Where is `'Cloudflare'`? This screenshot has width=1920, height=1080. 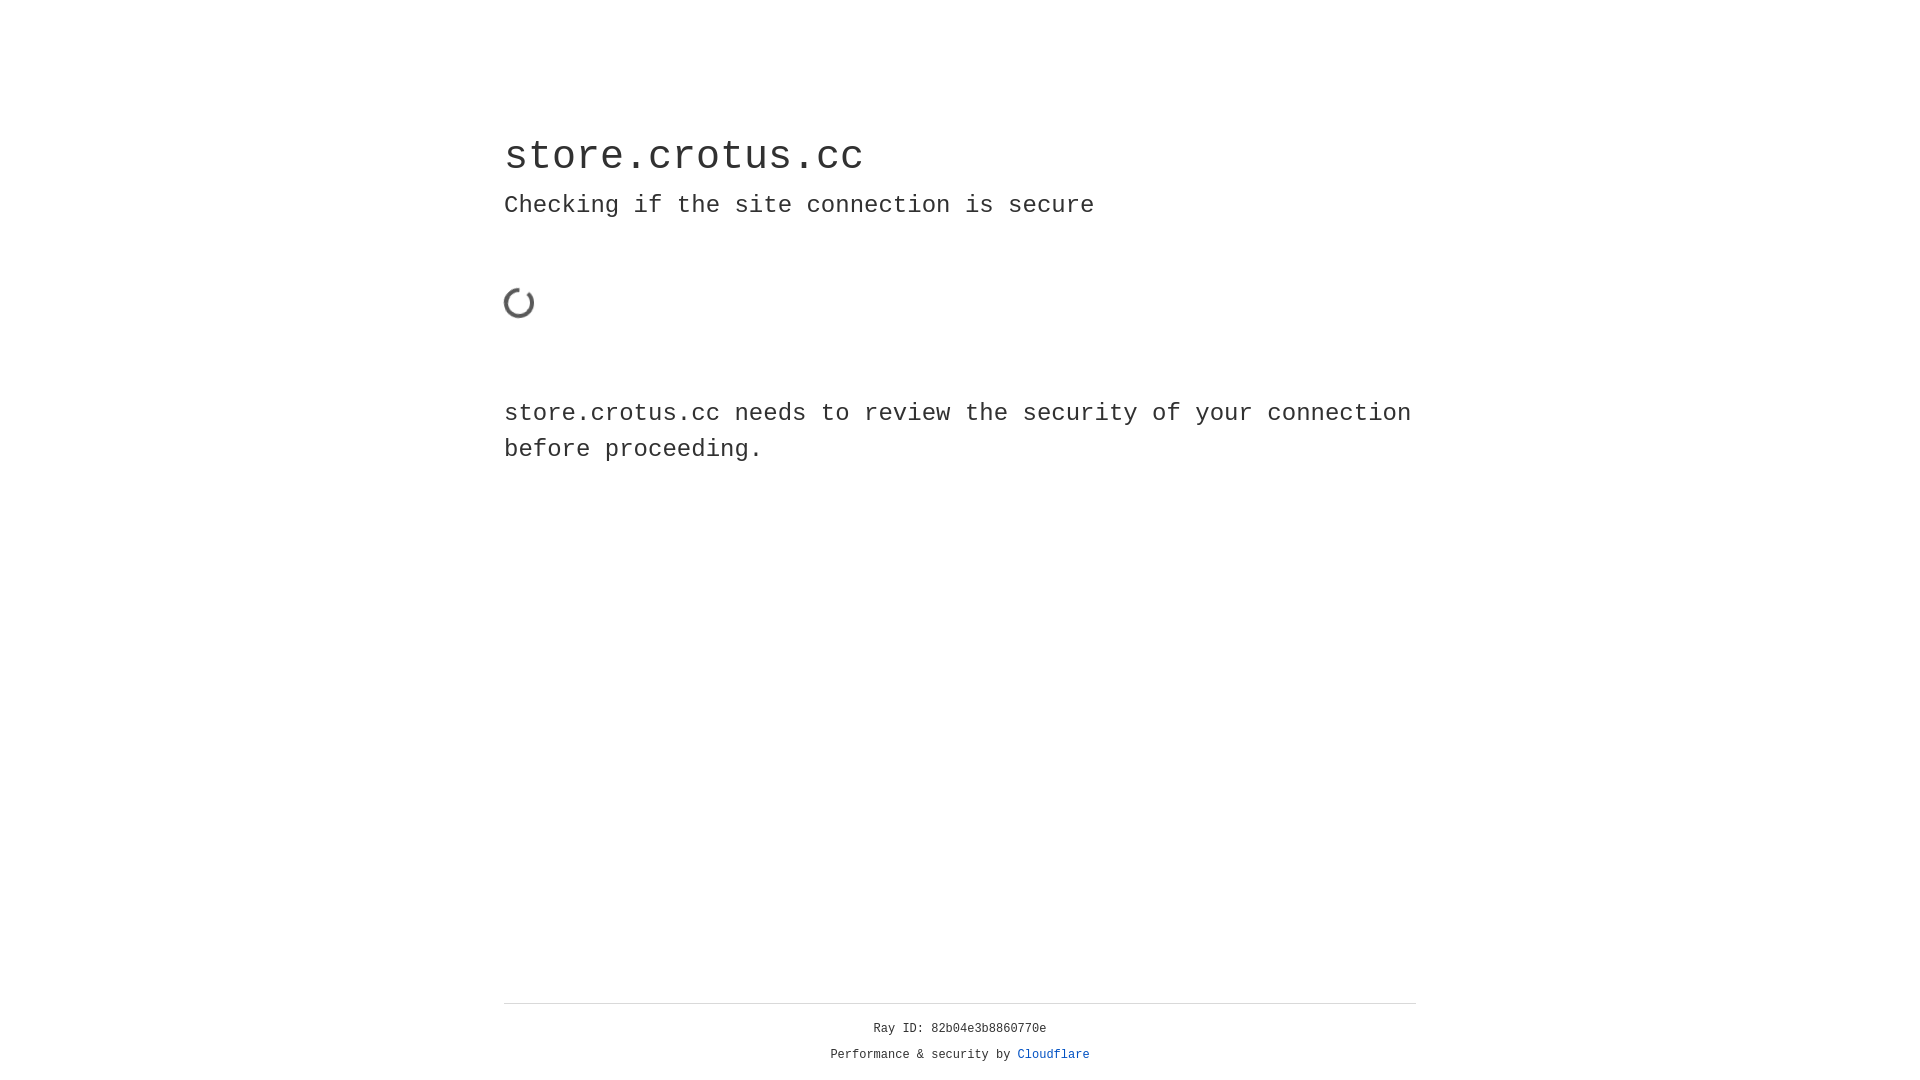 'Cloudflare' is located at coordinates (1053, 1054).